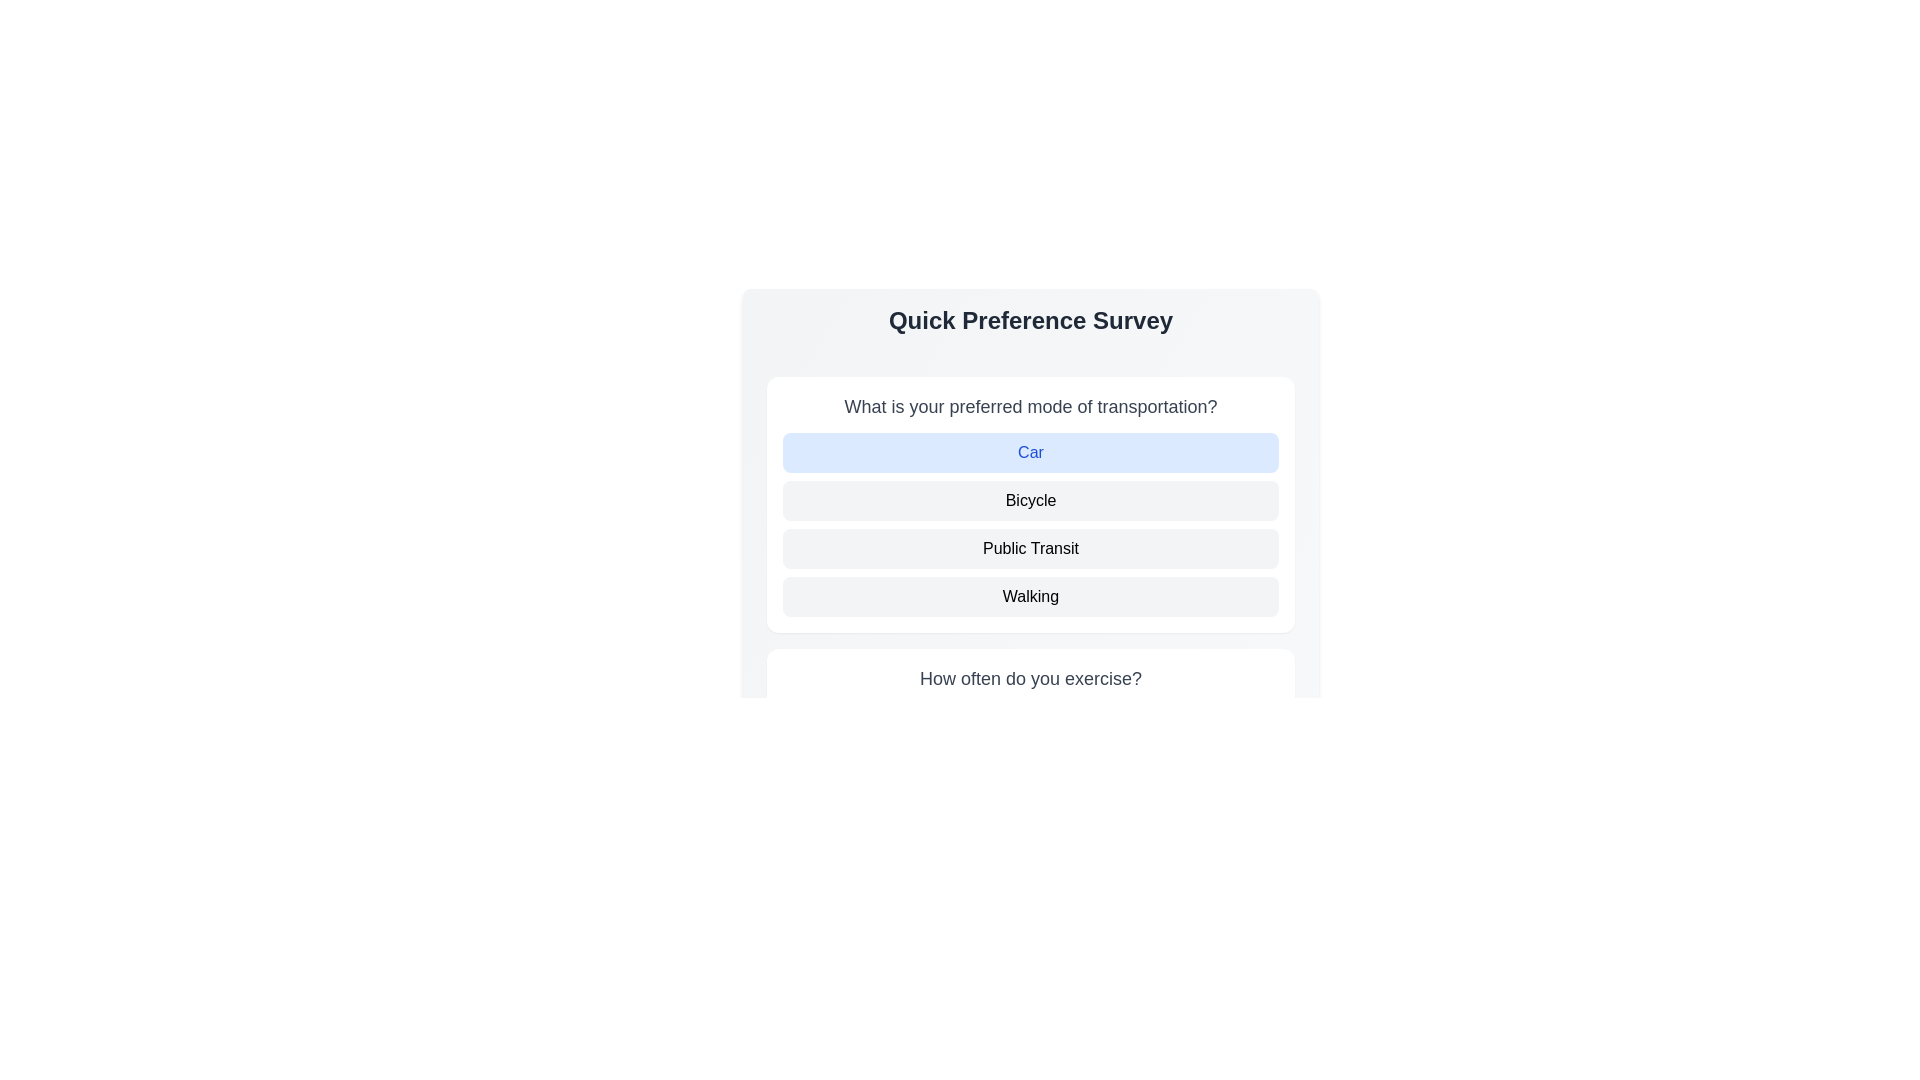  Describe the element at coordinates (1031, 523) in the screenshot. I see `the second selectable option in the transportation preference group` at that location.